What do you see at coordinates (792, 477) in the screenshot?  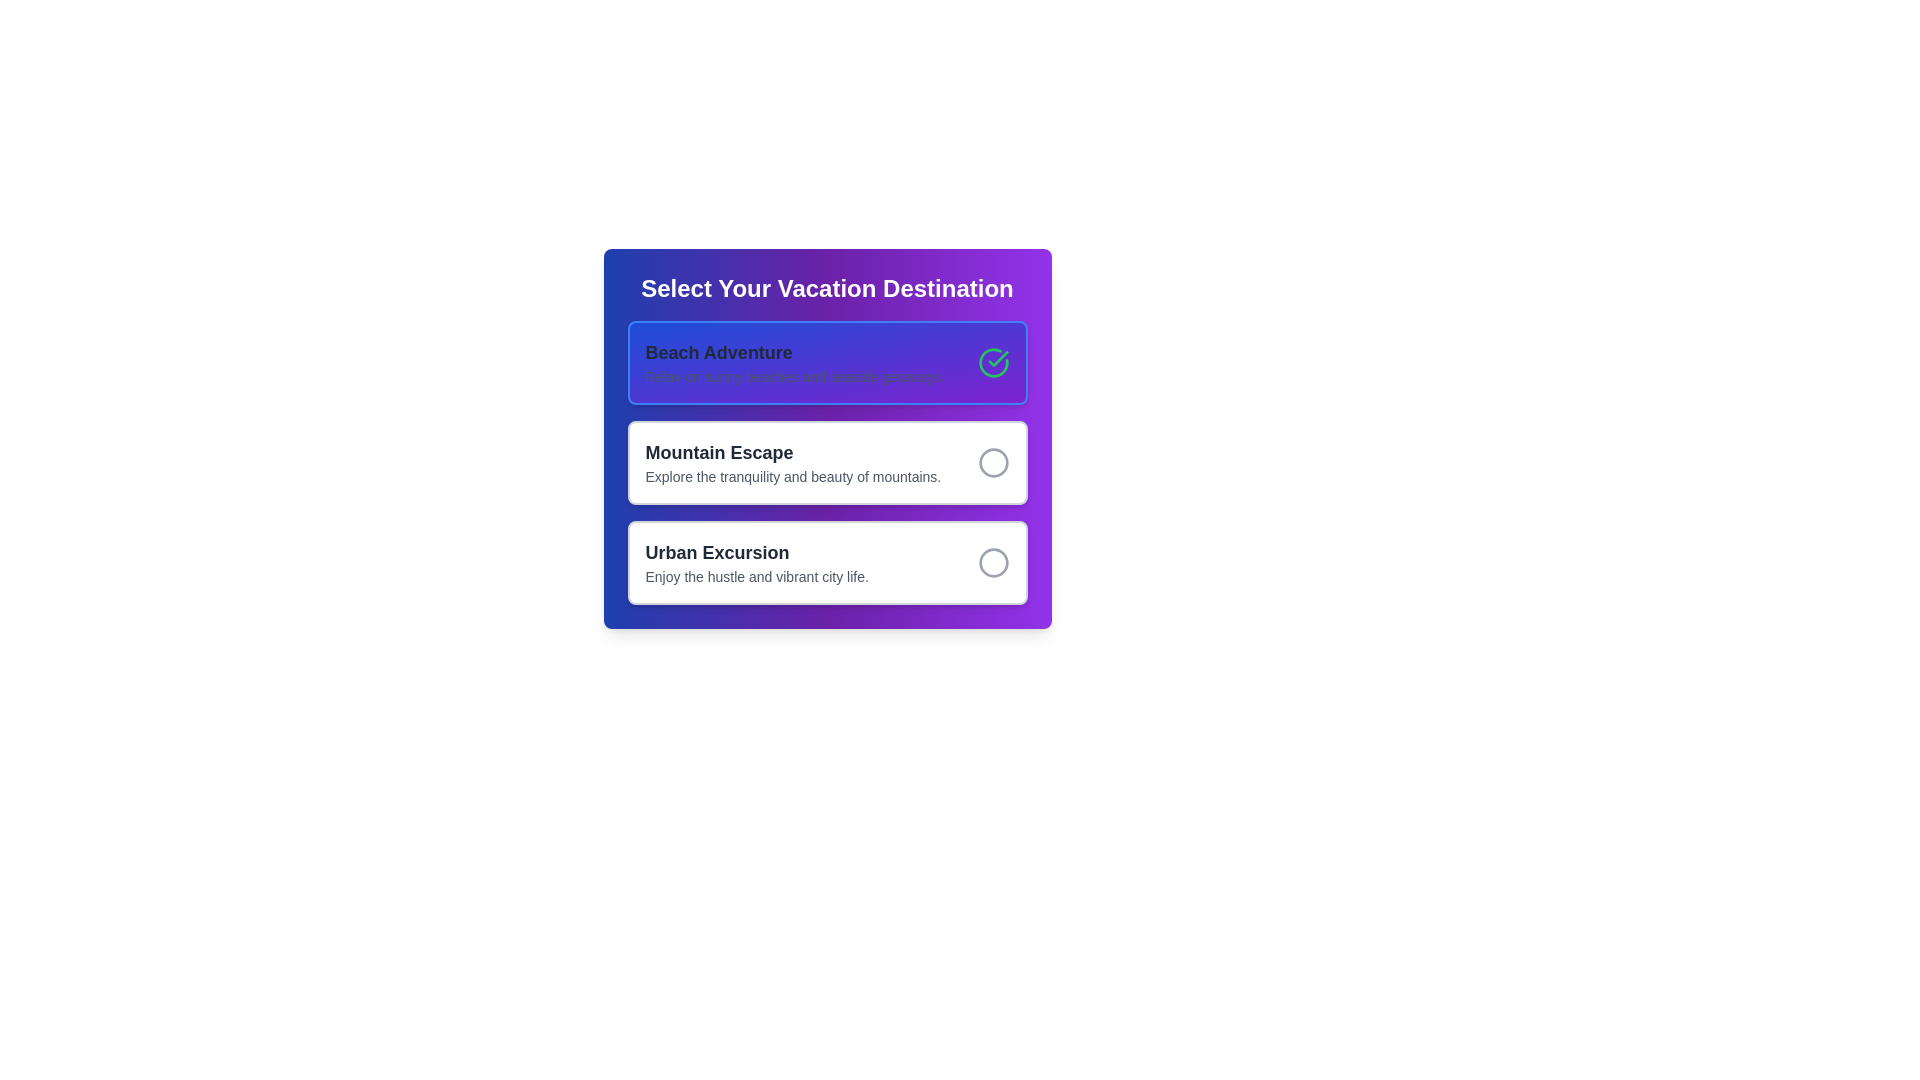 I see `descriptive information text located centrally beneath the 'Mountain Escape' title in the vacation options card` at bounding box center [792, 477].